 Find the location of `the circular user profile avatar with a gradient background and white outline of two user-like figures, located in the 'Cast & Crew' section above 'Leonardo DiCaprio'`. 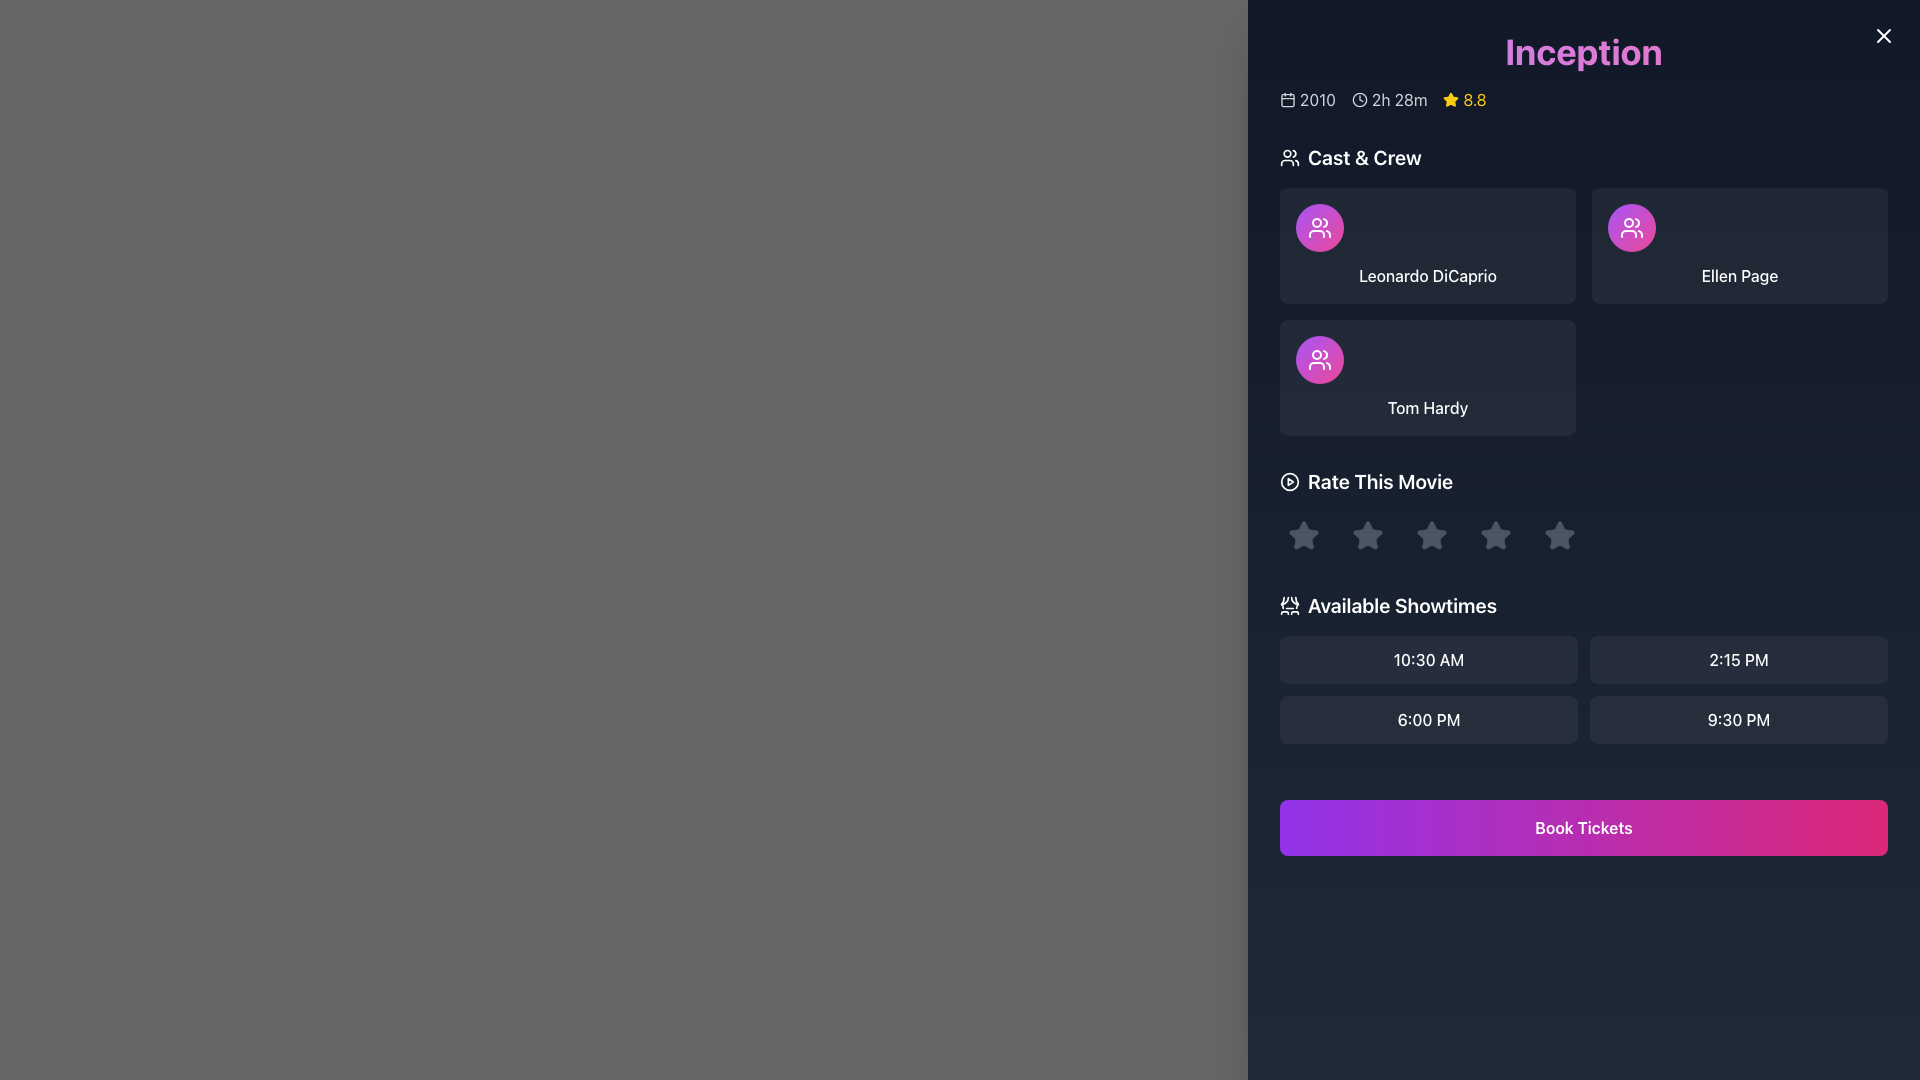

the circular user profile avatar with a gradient background and white outline of two user-like figures, located in the 'Cast & Crew' section above 'Leonardo DiCaprio' is located at coordinates (1320, 226).